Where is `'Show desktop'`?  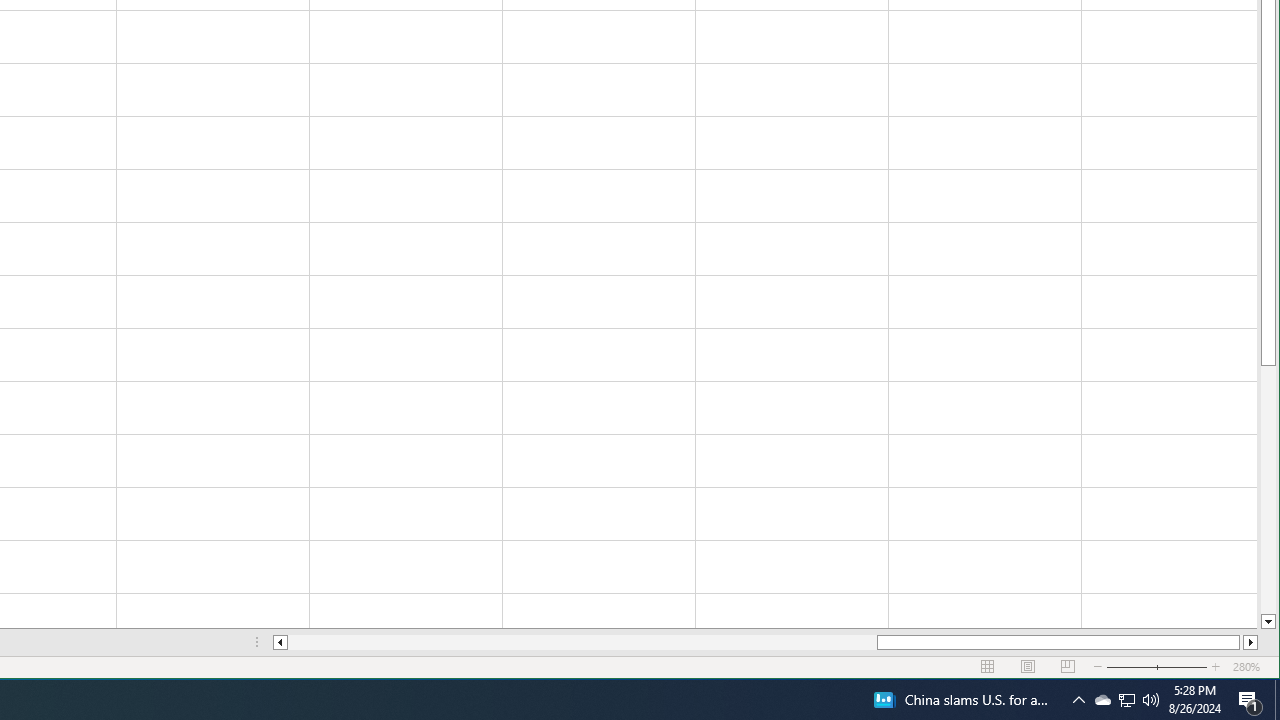
'Show desktop' is located at coordinates (1276, 698).